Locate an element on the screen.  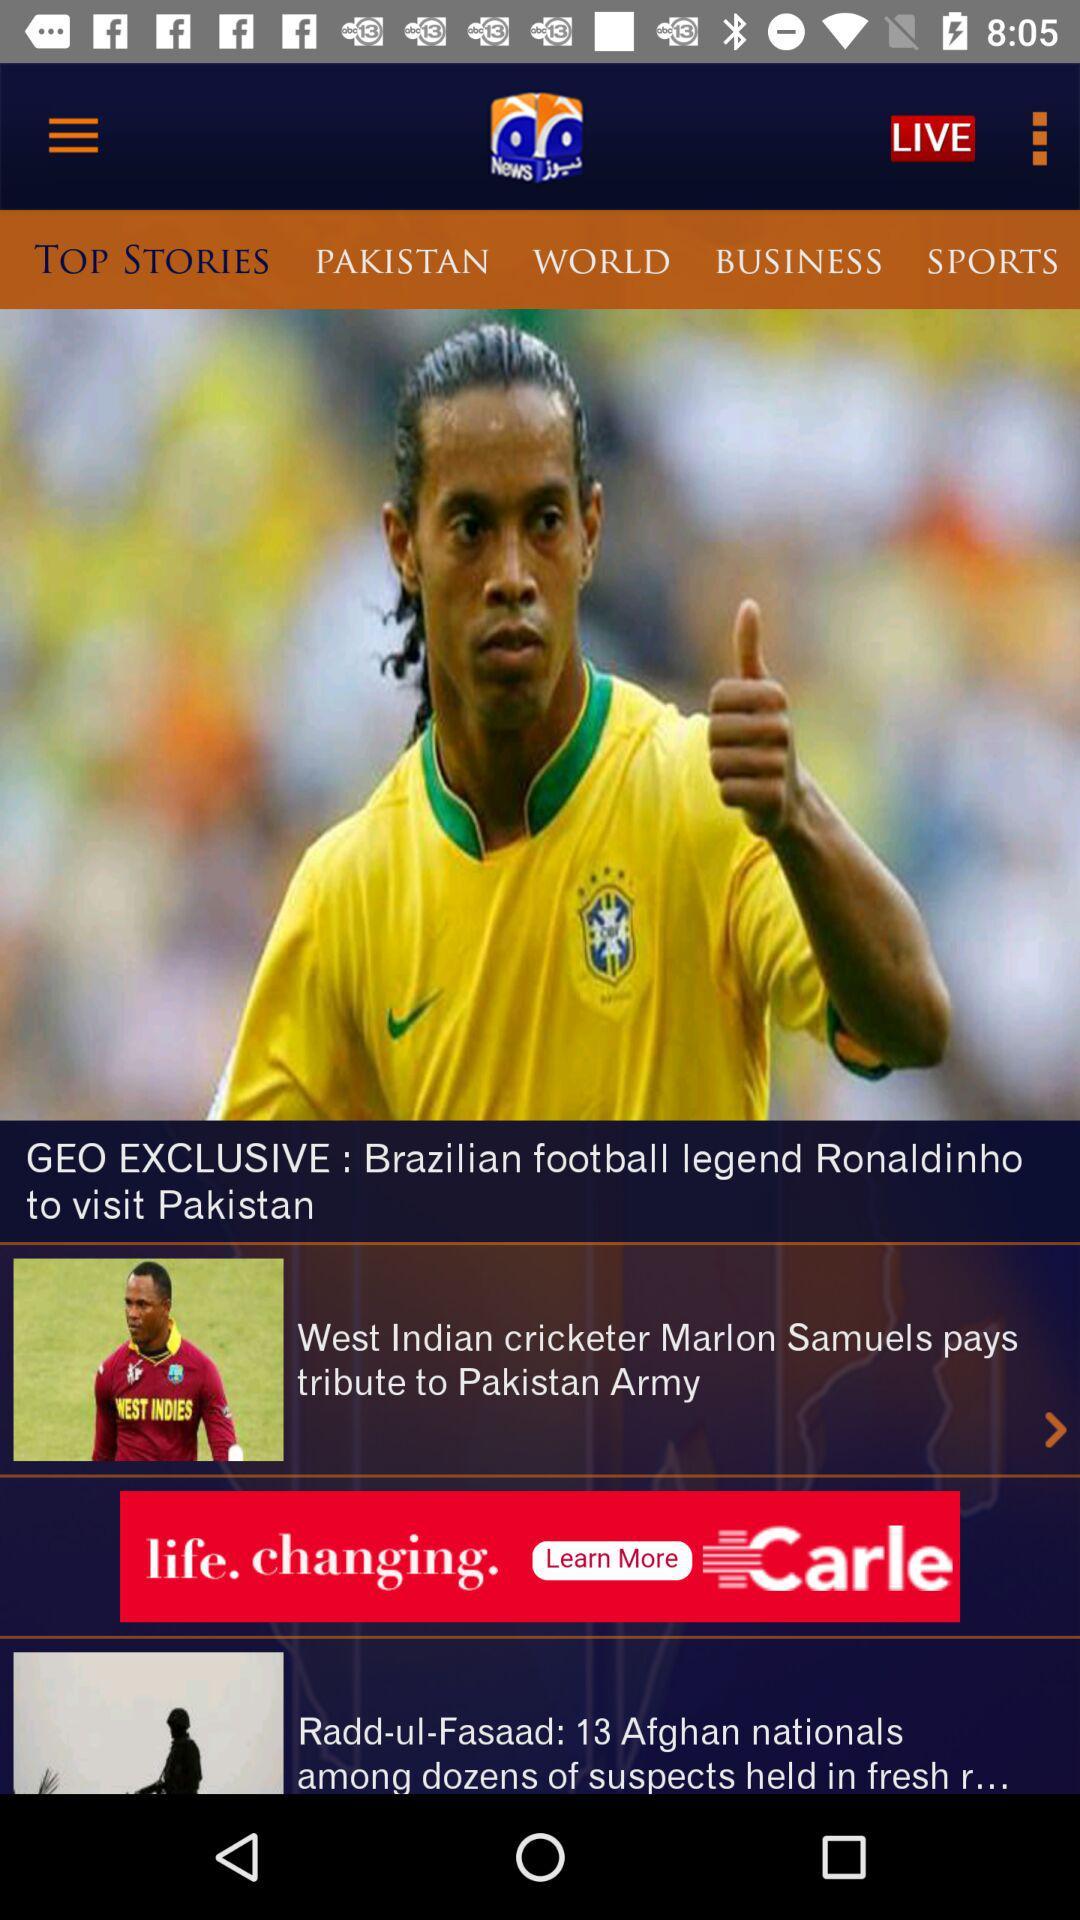
icon left to the 3 dotted vertical line icon is located at coordinates (933, 136).